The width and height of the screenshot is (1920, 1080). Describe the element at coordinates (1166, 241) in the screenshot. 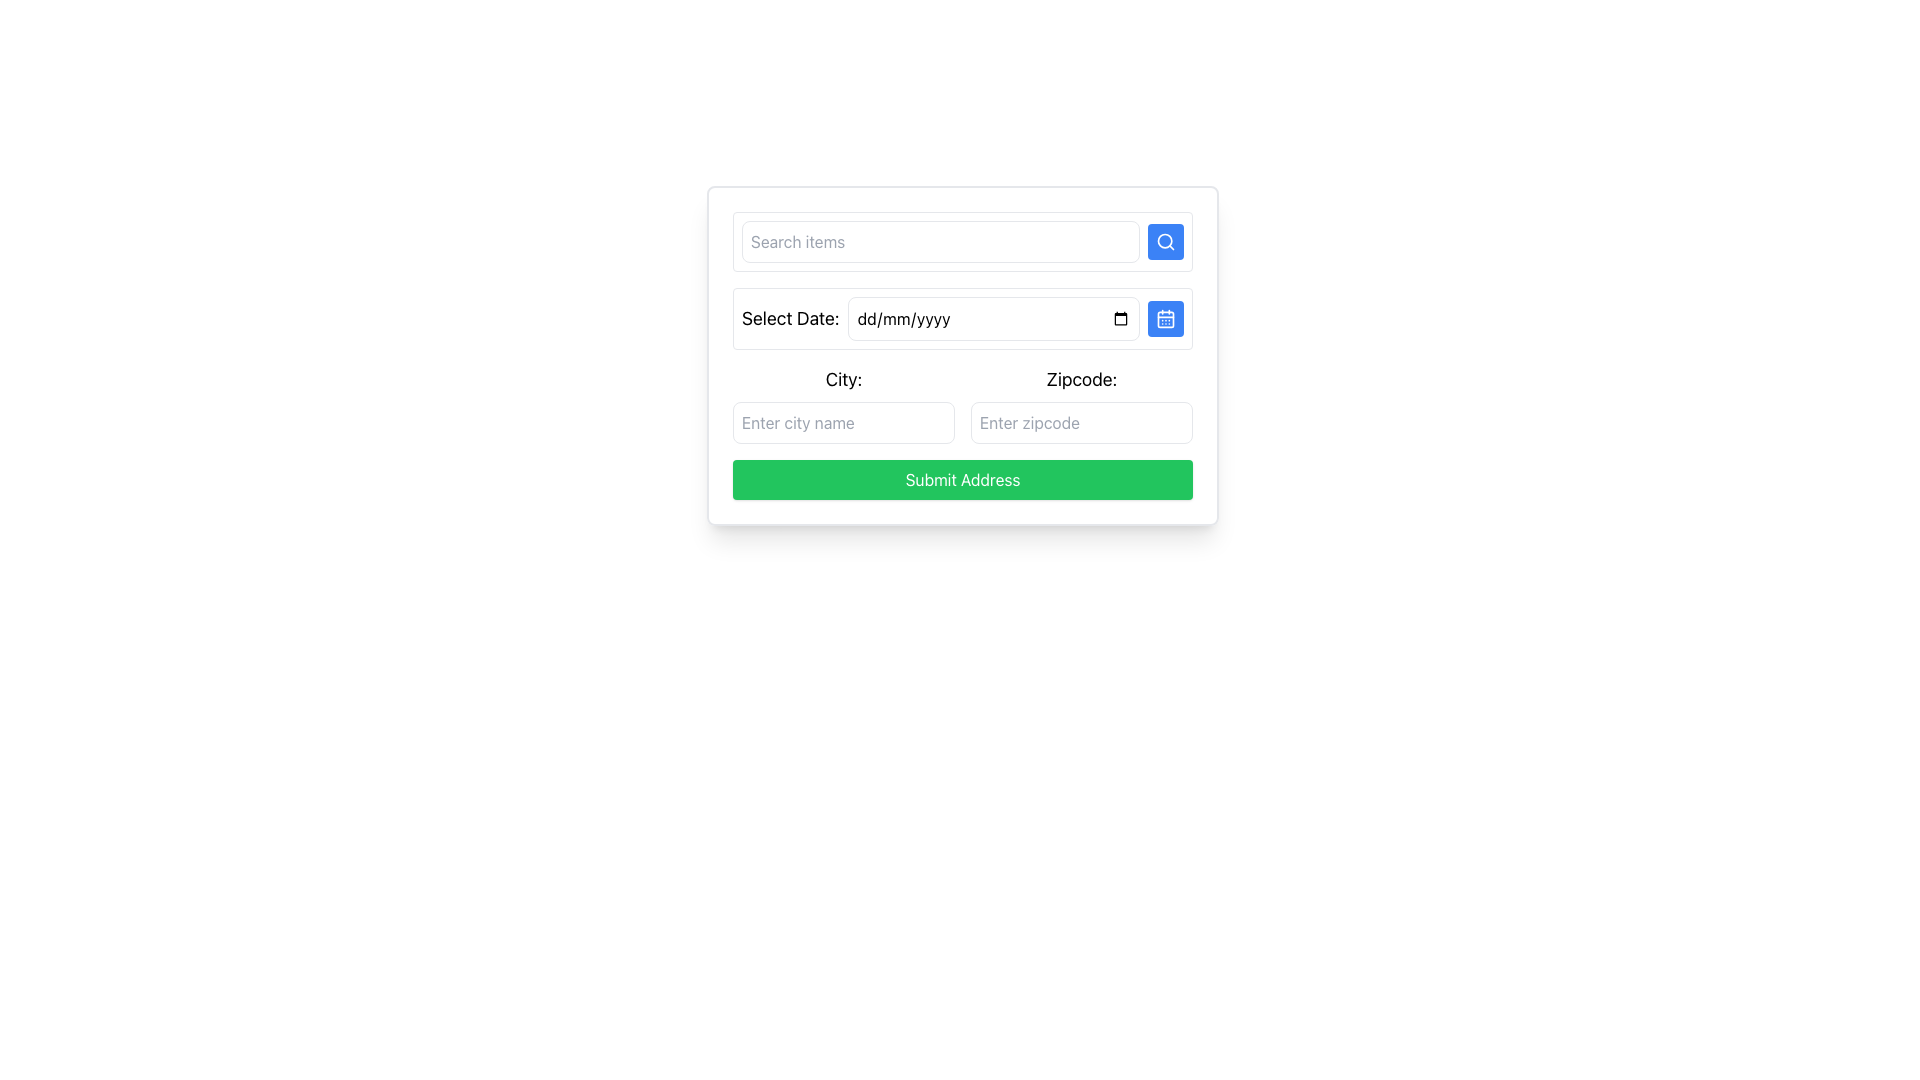

I see `the blue circular button with a white magnifying glass icon to initiate a search located at the end of the 'Search items' input field` at that location.